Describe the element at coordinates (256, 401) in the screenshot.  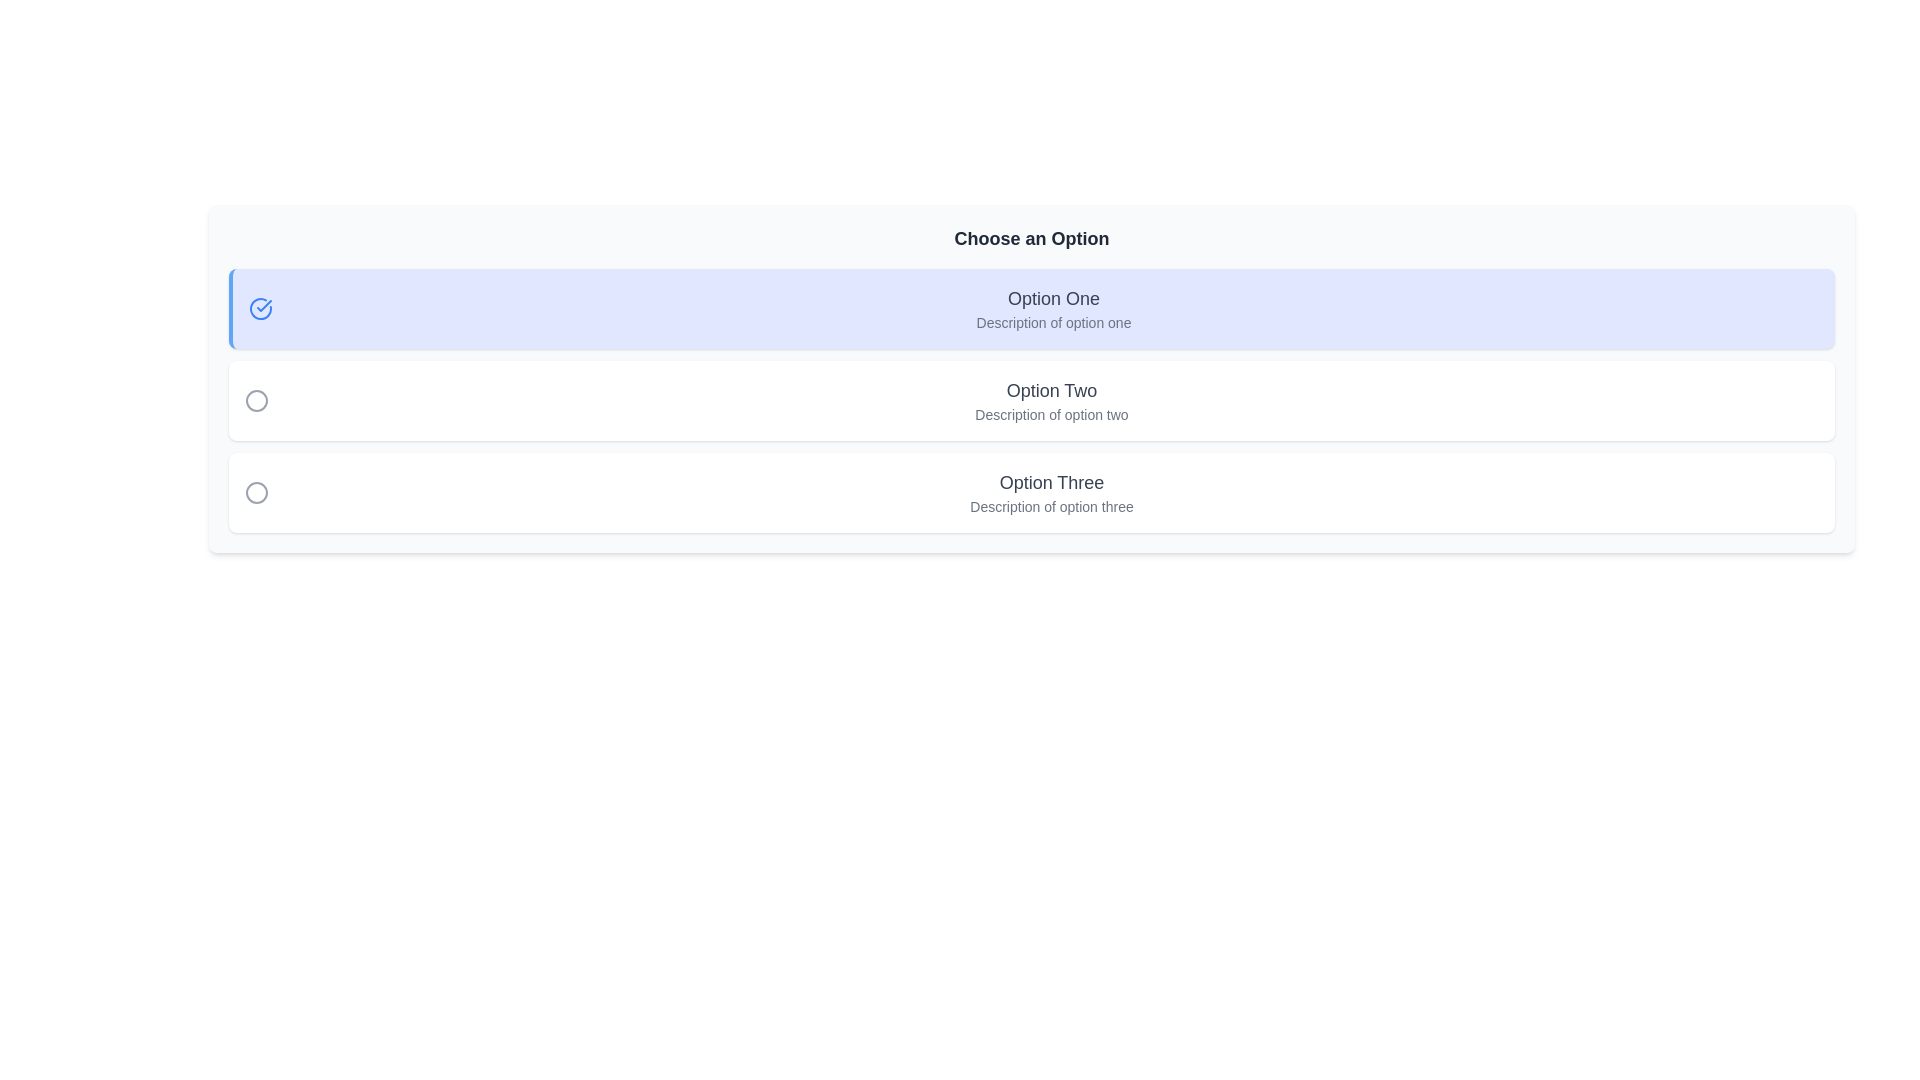
I see `the icon positioned to the left of the 'Option Two' button` at that location.